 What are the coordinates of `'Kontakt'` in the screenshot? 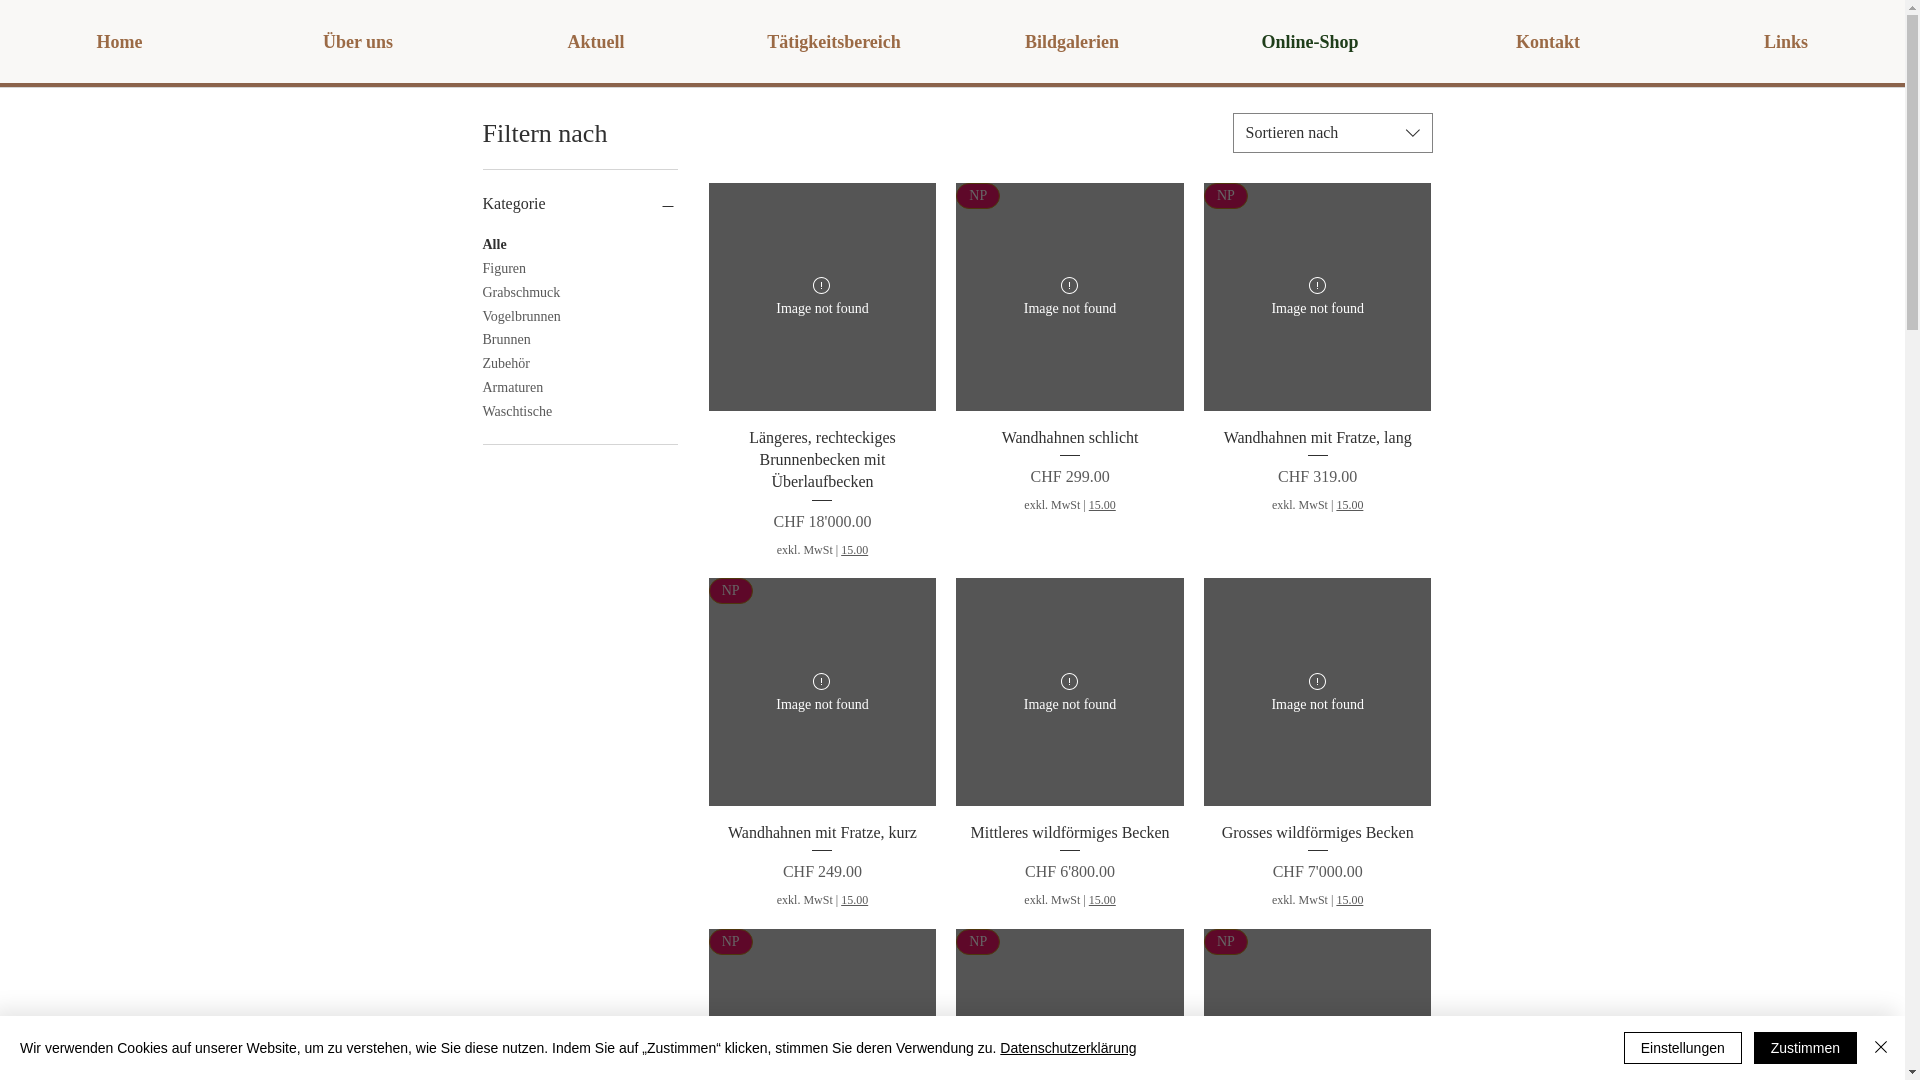 It's located at (1547, 42).